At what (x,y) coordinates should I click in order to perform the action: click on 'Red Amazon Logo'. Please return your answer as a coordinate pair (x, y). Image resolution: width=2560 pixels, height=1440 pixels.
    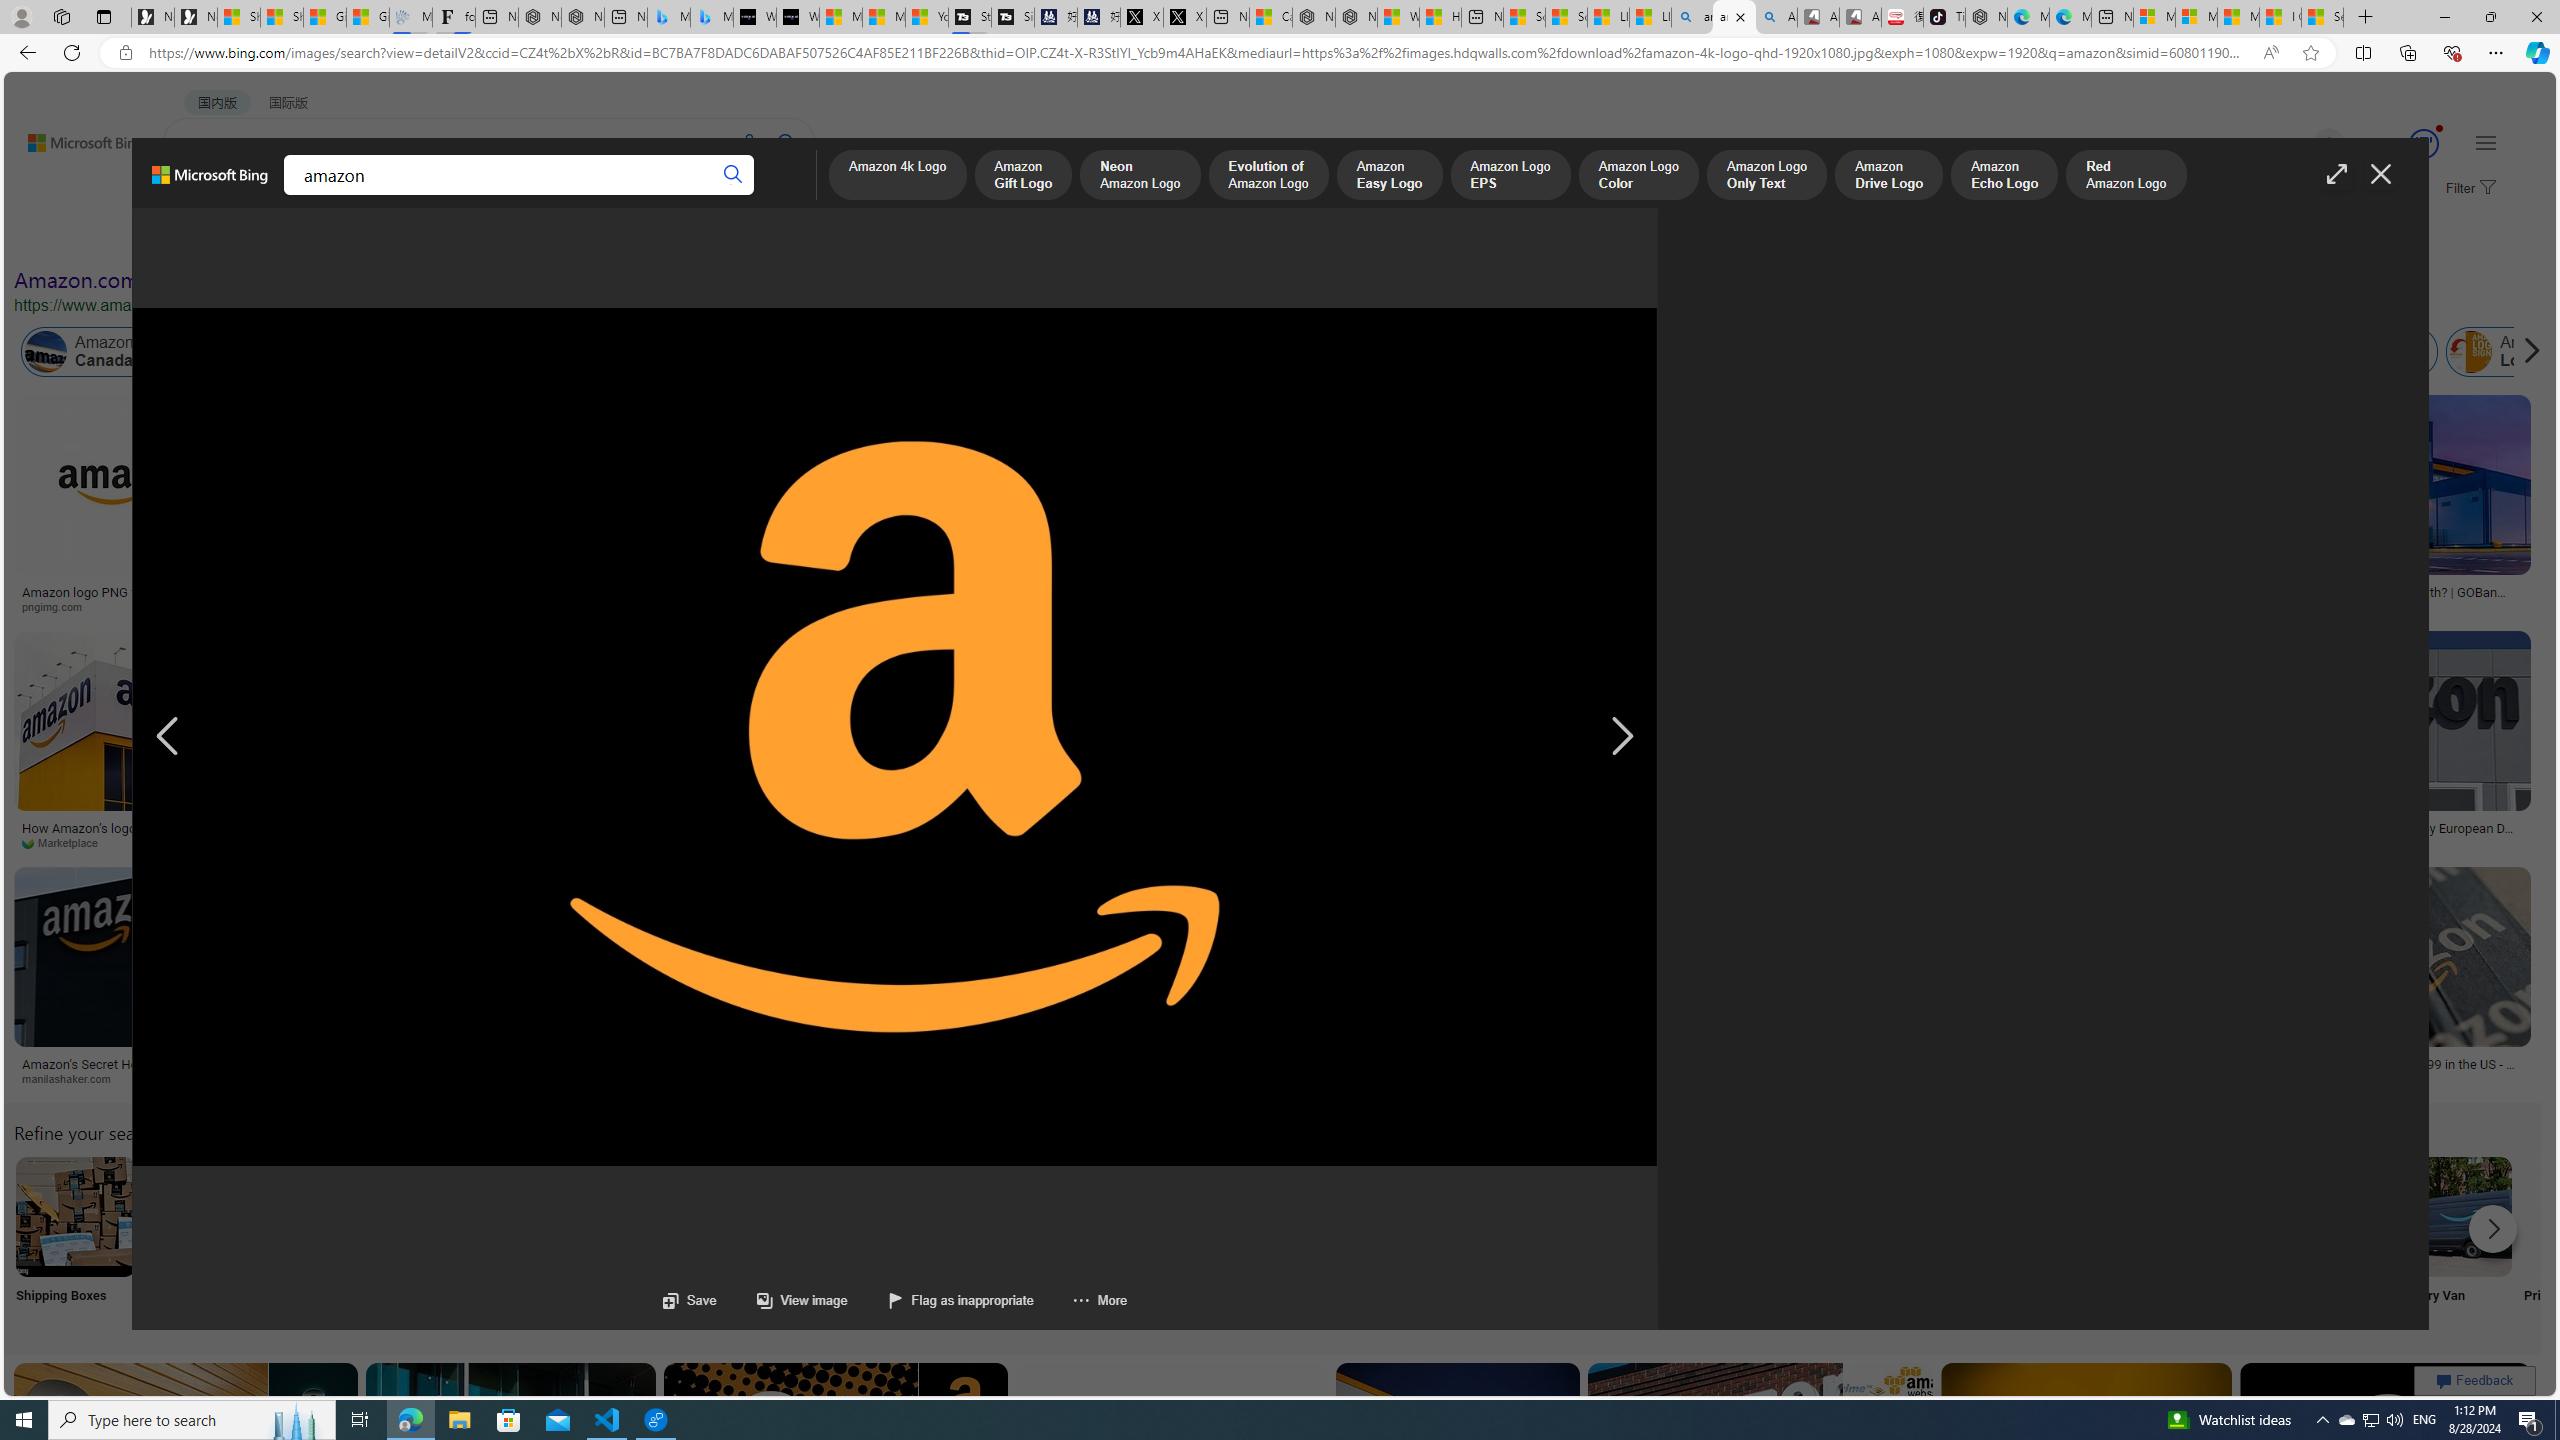
    Looking at the image, I should click on (2125, 176).